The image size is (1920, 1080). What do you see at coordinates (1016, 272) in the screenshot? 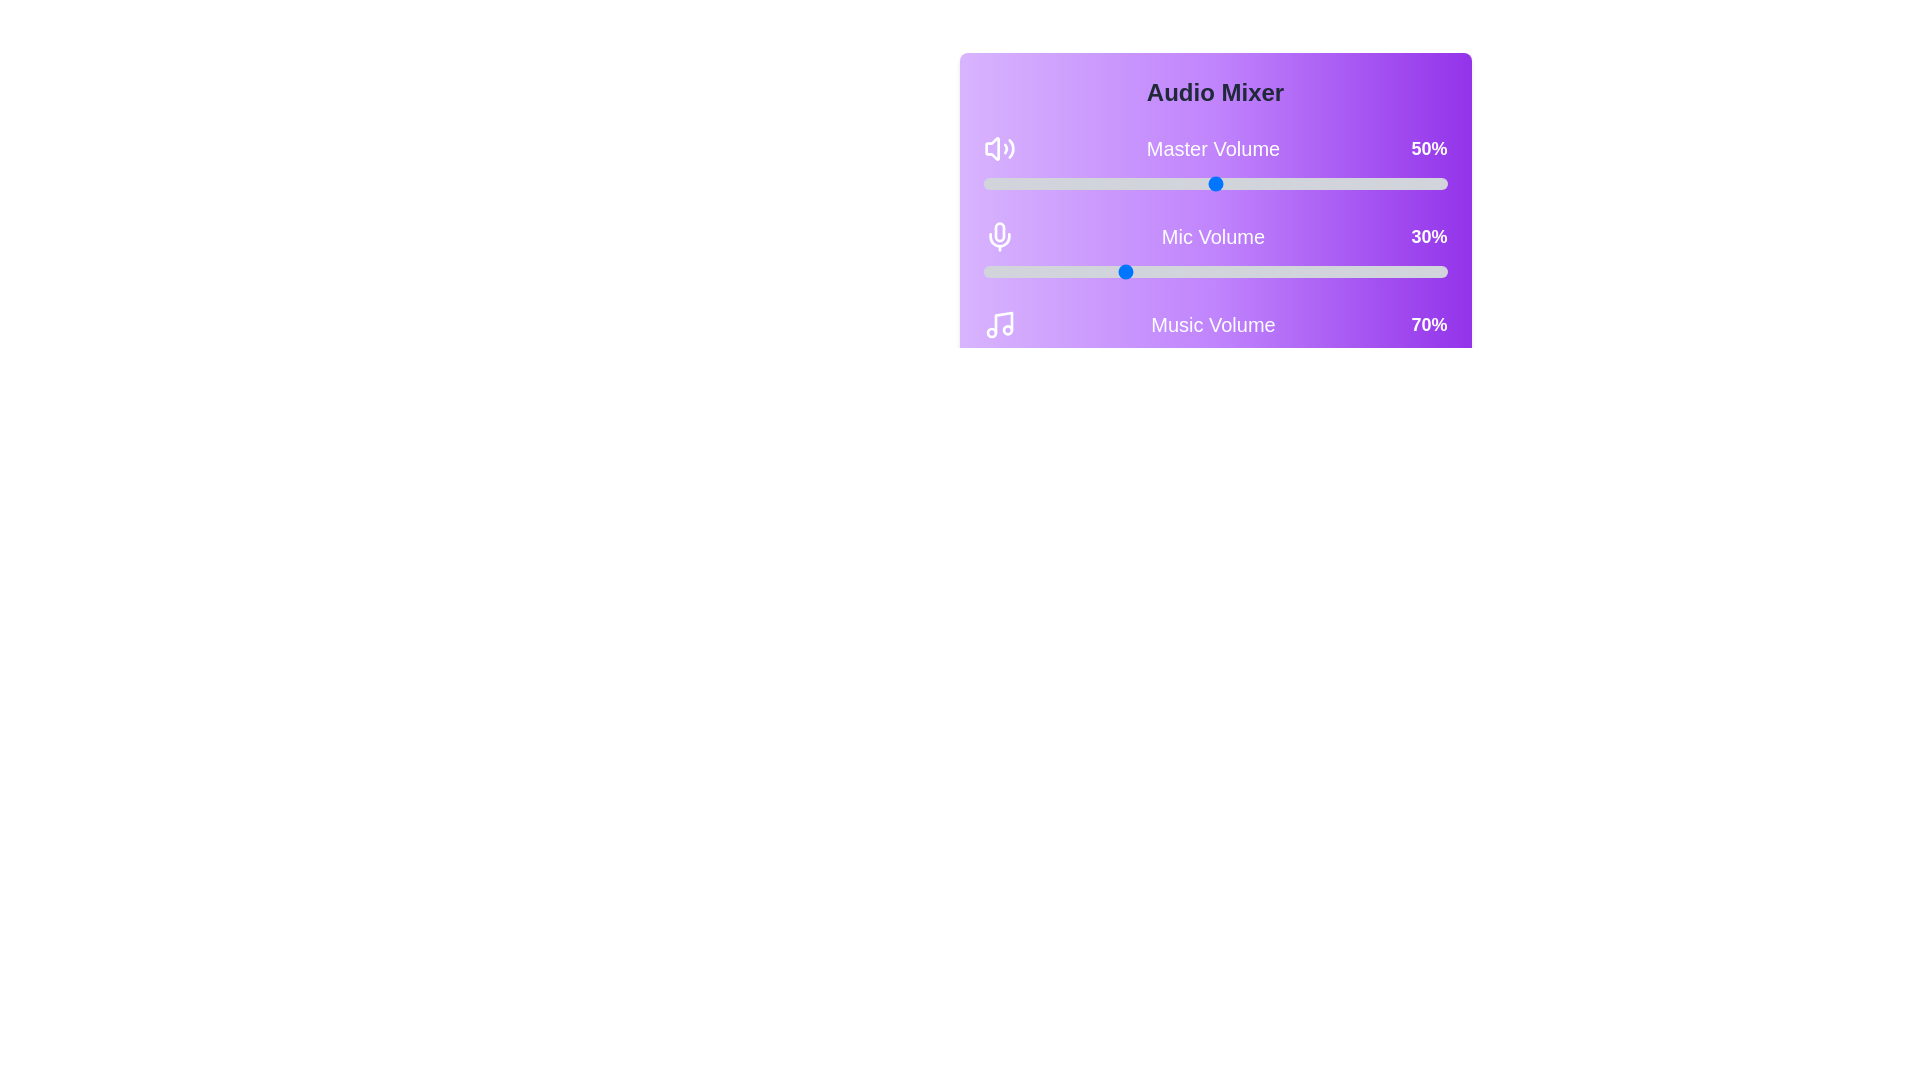
I see `the microphone volume` at bounding box center [1016, 272].